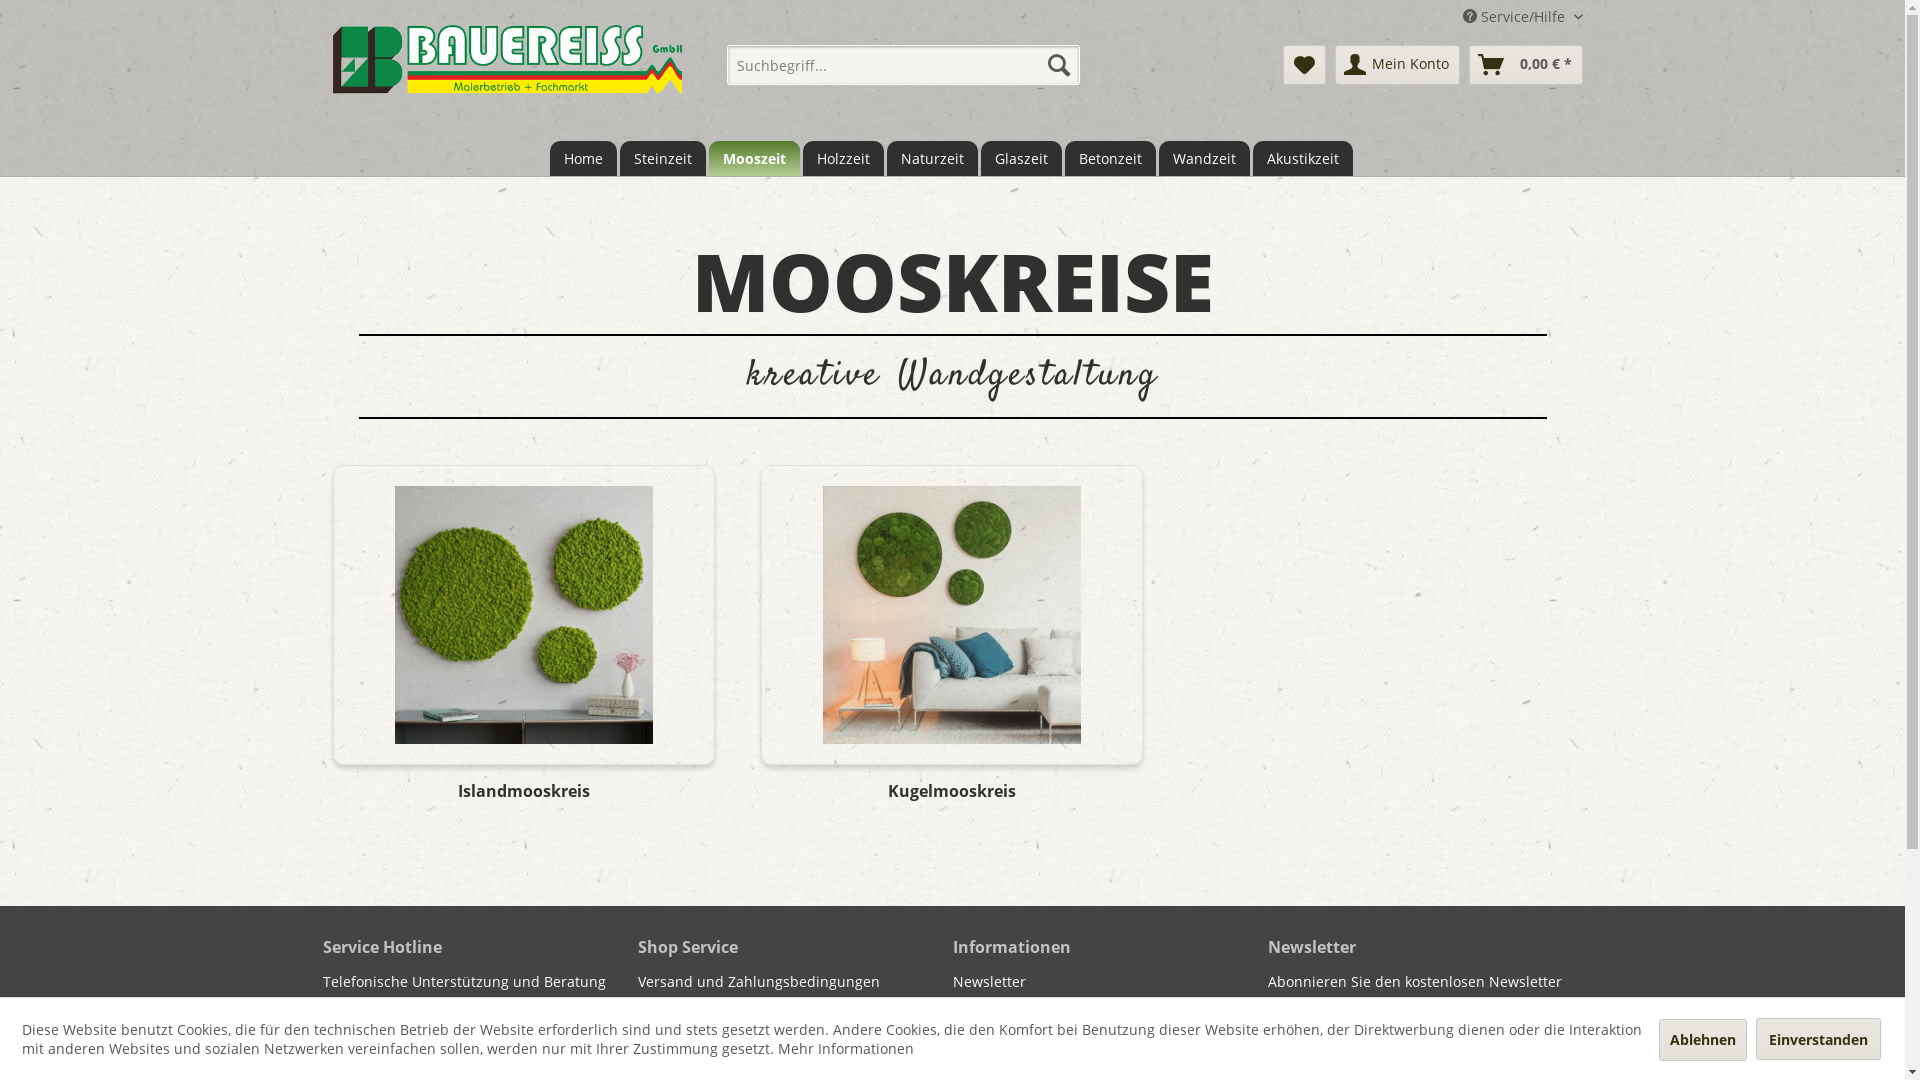 The width and height of the screenshot is (1920, 1080). What do you see at coordinates (845, 1047) in the screenshot?
I see `'Mehr Informationen'` at bounding box center [845, 1047].